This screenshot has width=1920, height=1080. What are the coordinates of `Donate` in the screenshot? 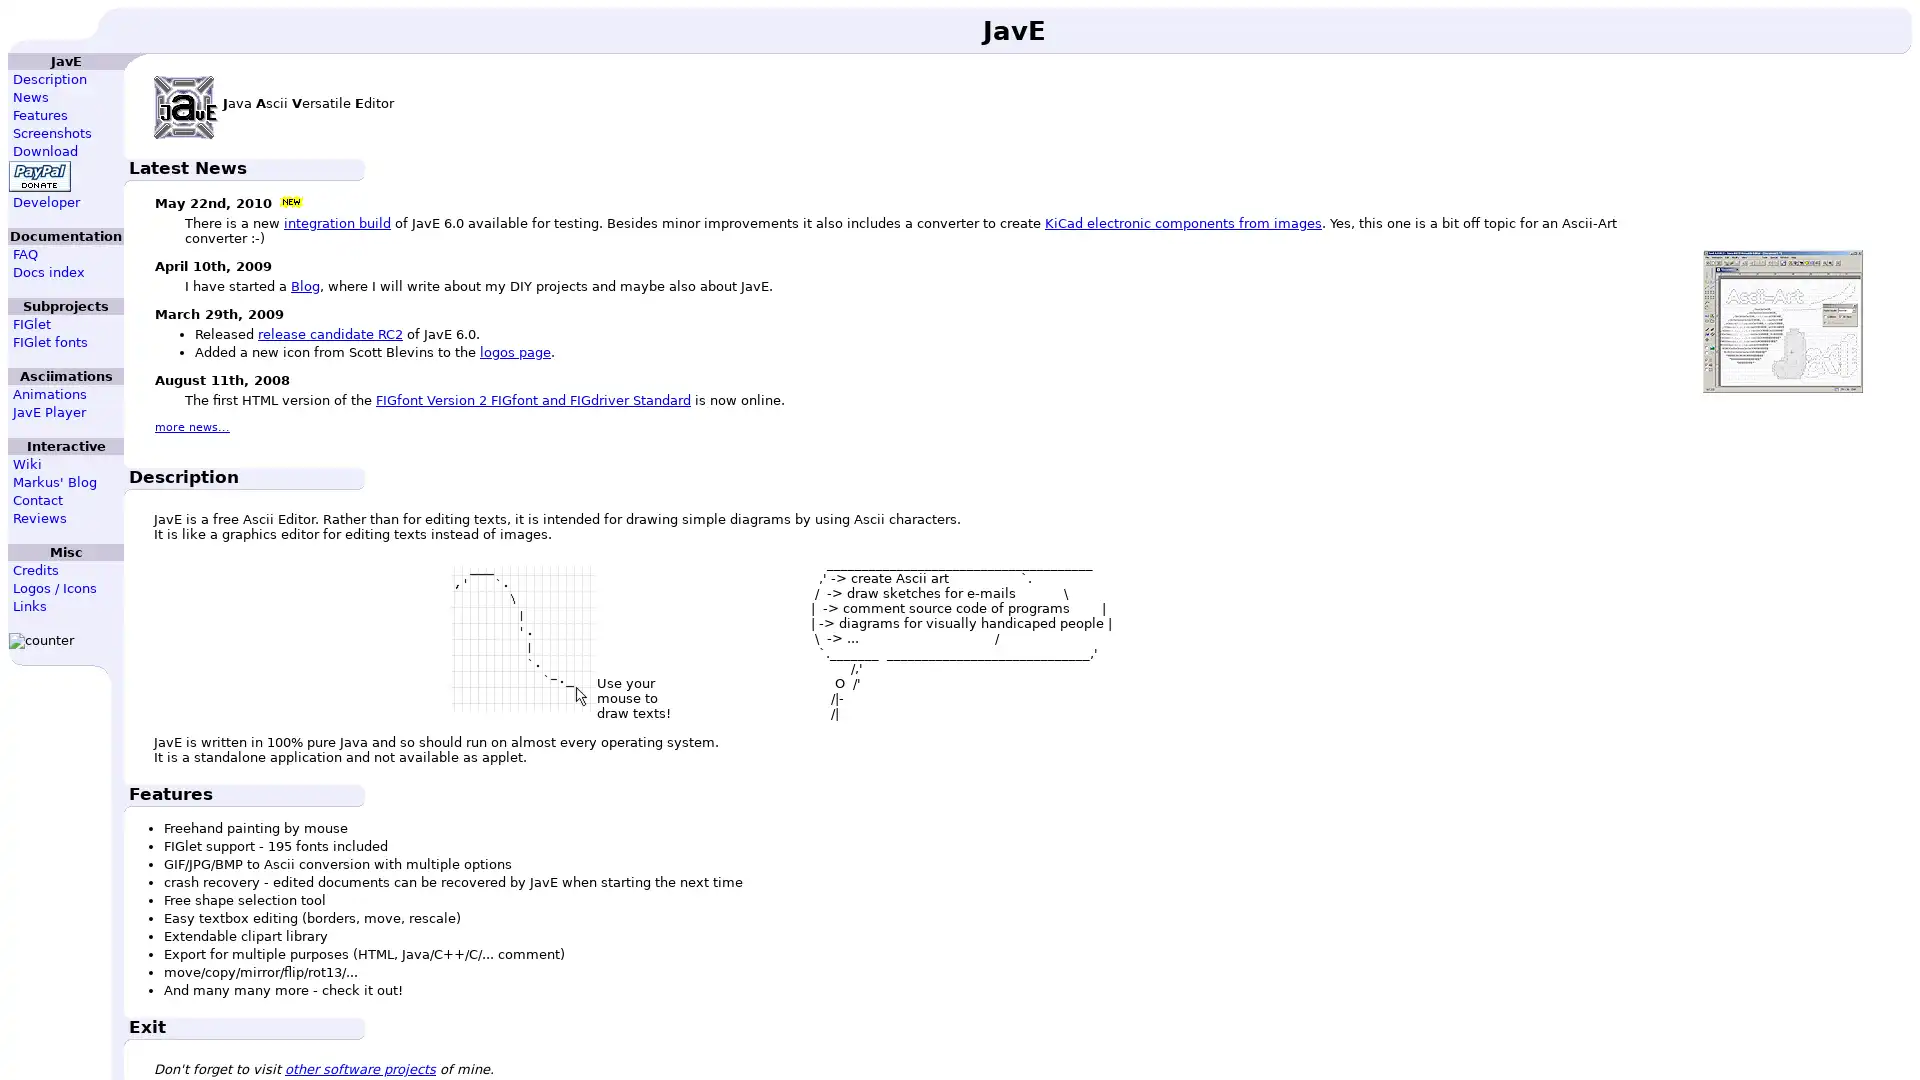 It's located at (39, 175).